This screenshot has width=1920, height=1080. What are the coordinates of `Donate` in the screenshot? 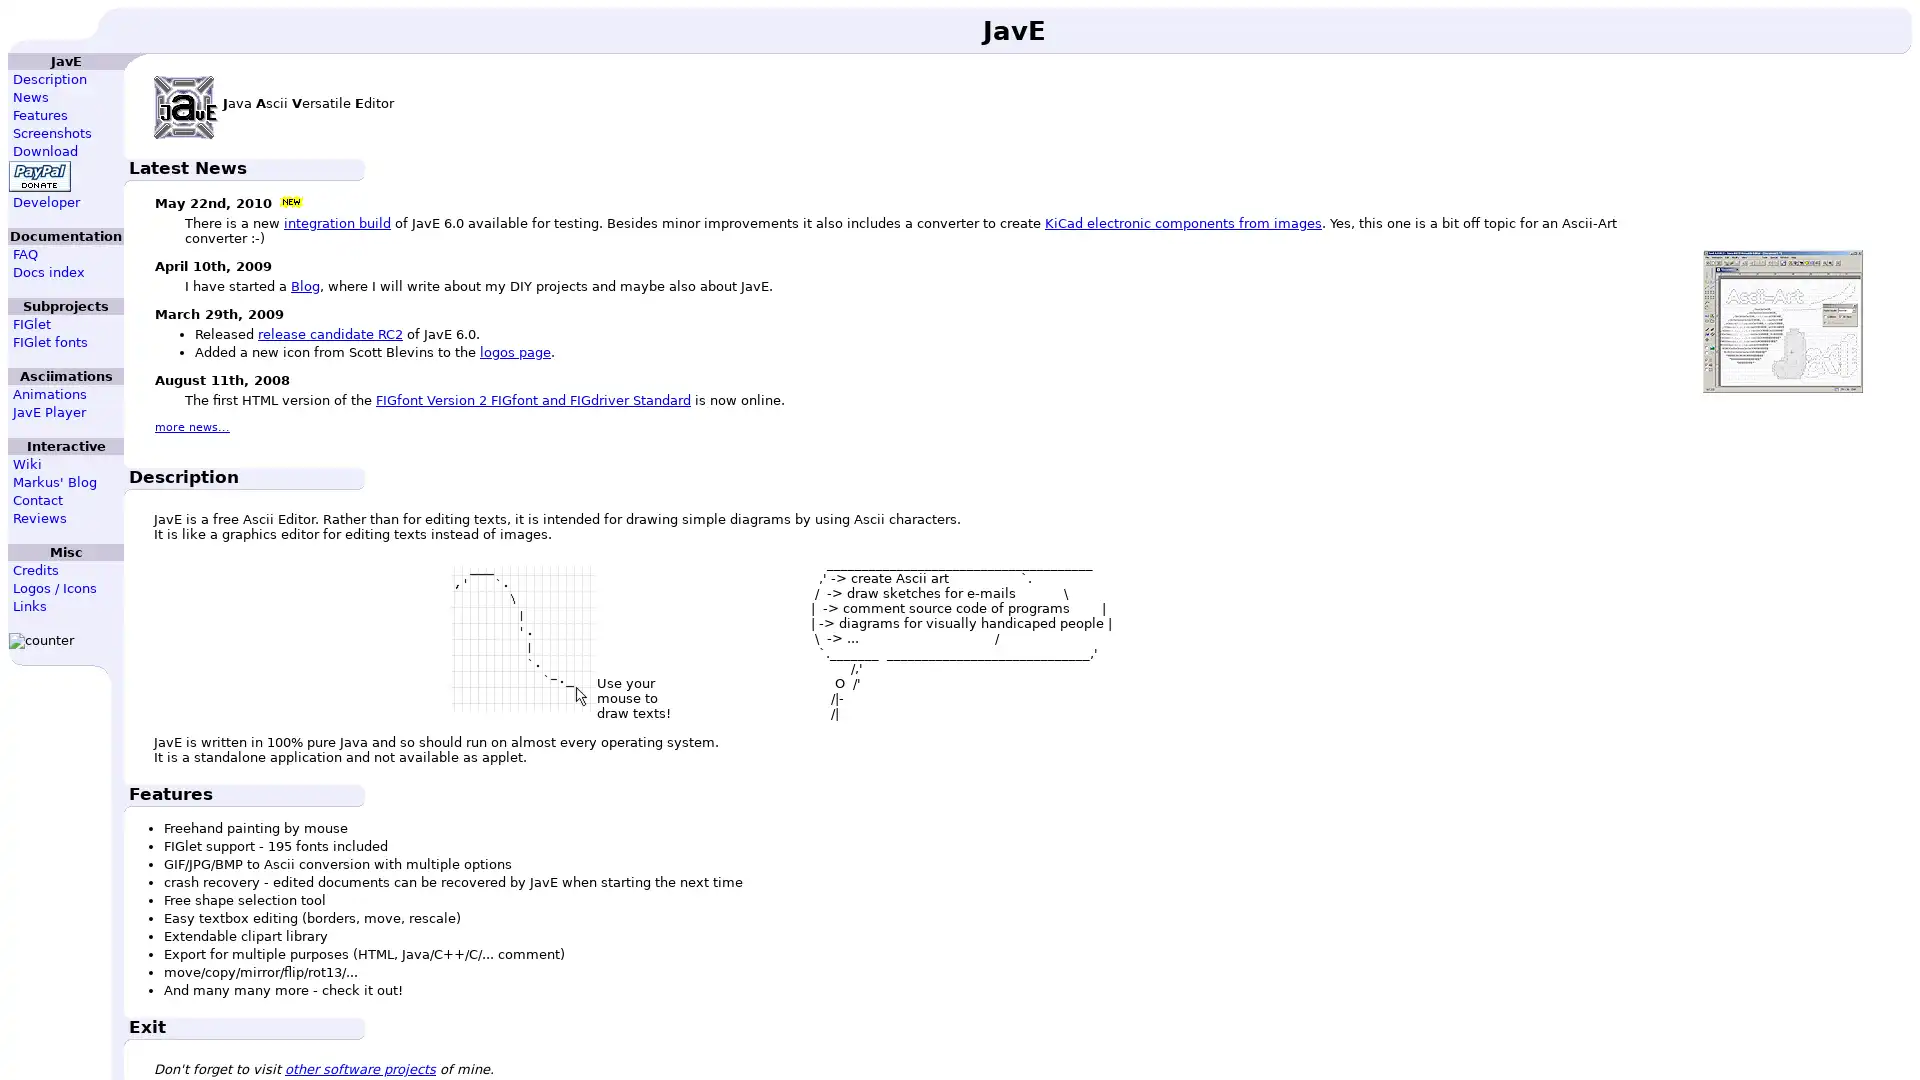 It's located at (39, 175).